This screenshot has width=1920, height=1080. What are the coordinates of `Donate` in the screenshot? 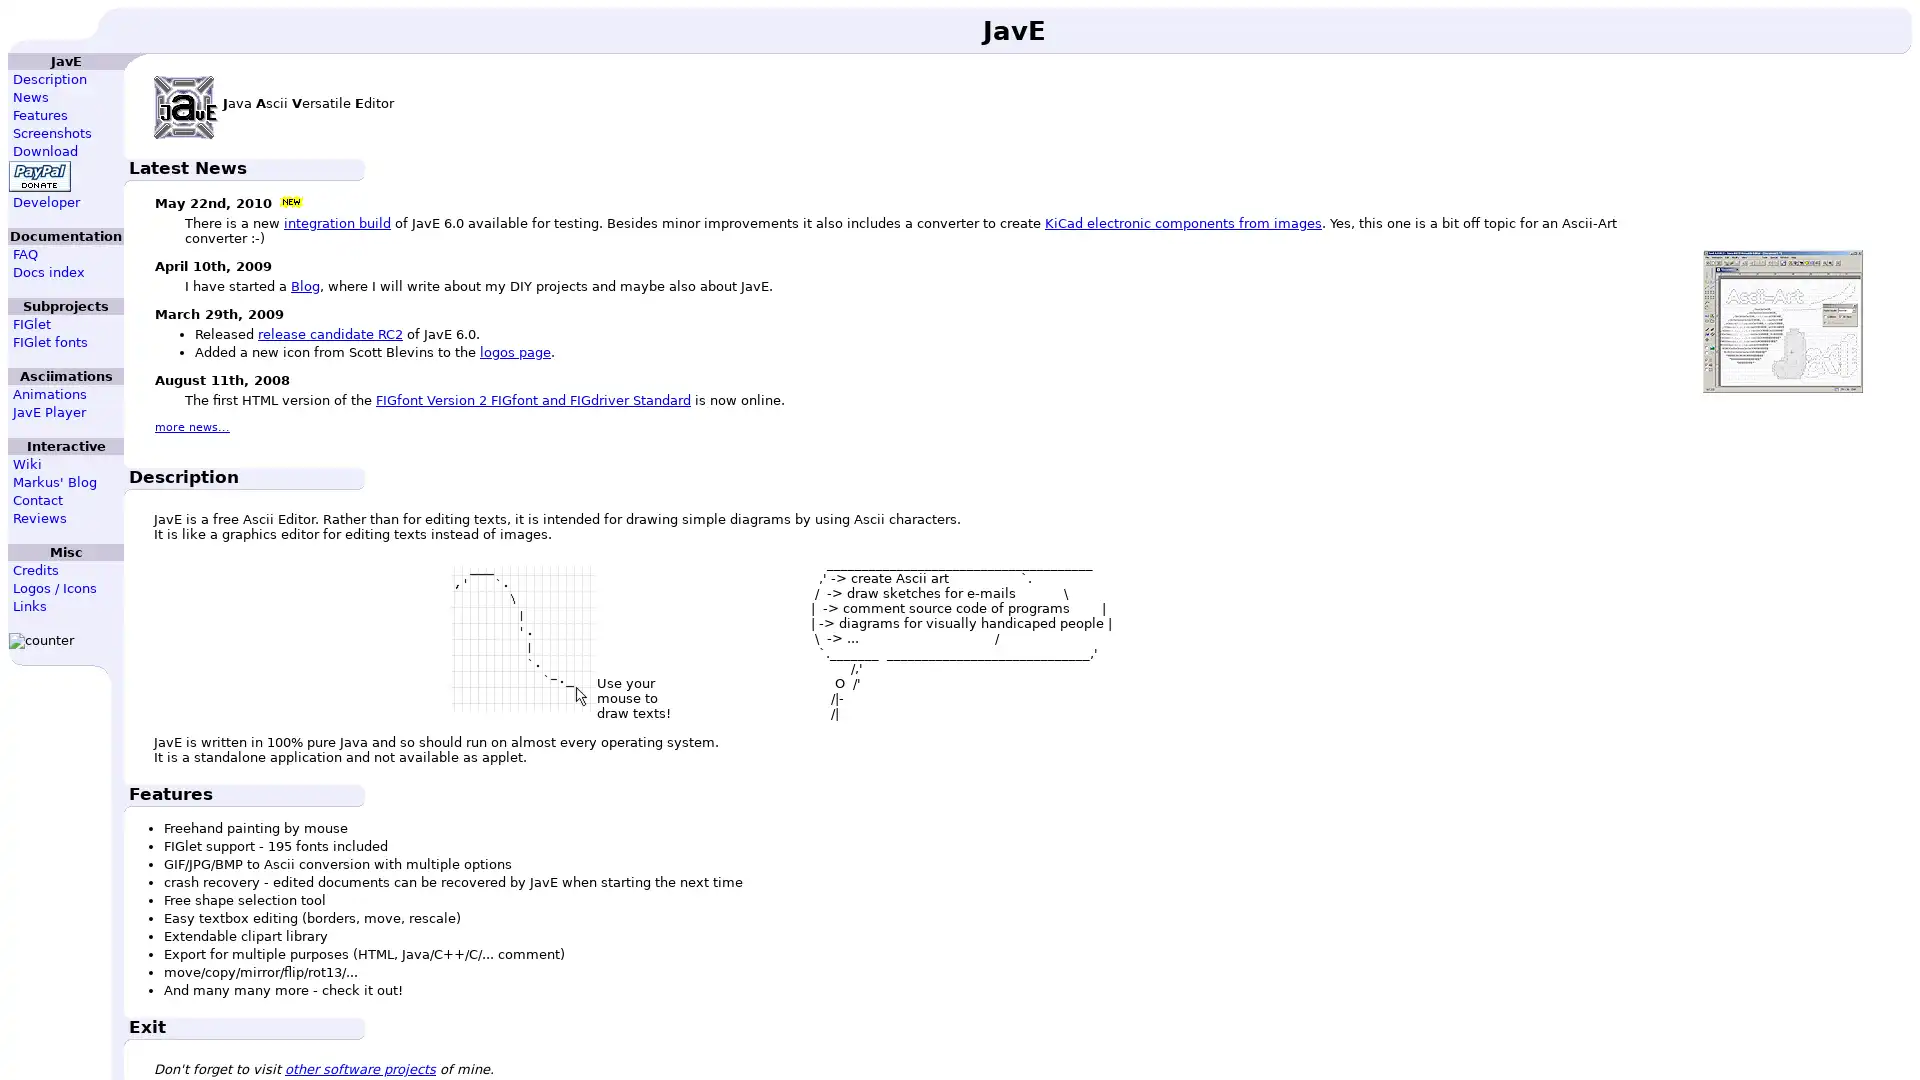 It's located at (39, 175).